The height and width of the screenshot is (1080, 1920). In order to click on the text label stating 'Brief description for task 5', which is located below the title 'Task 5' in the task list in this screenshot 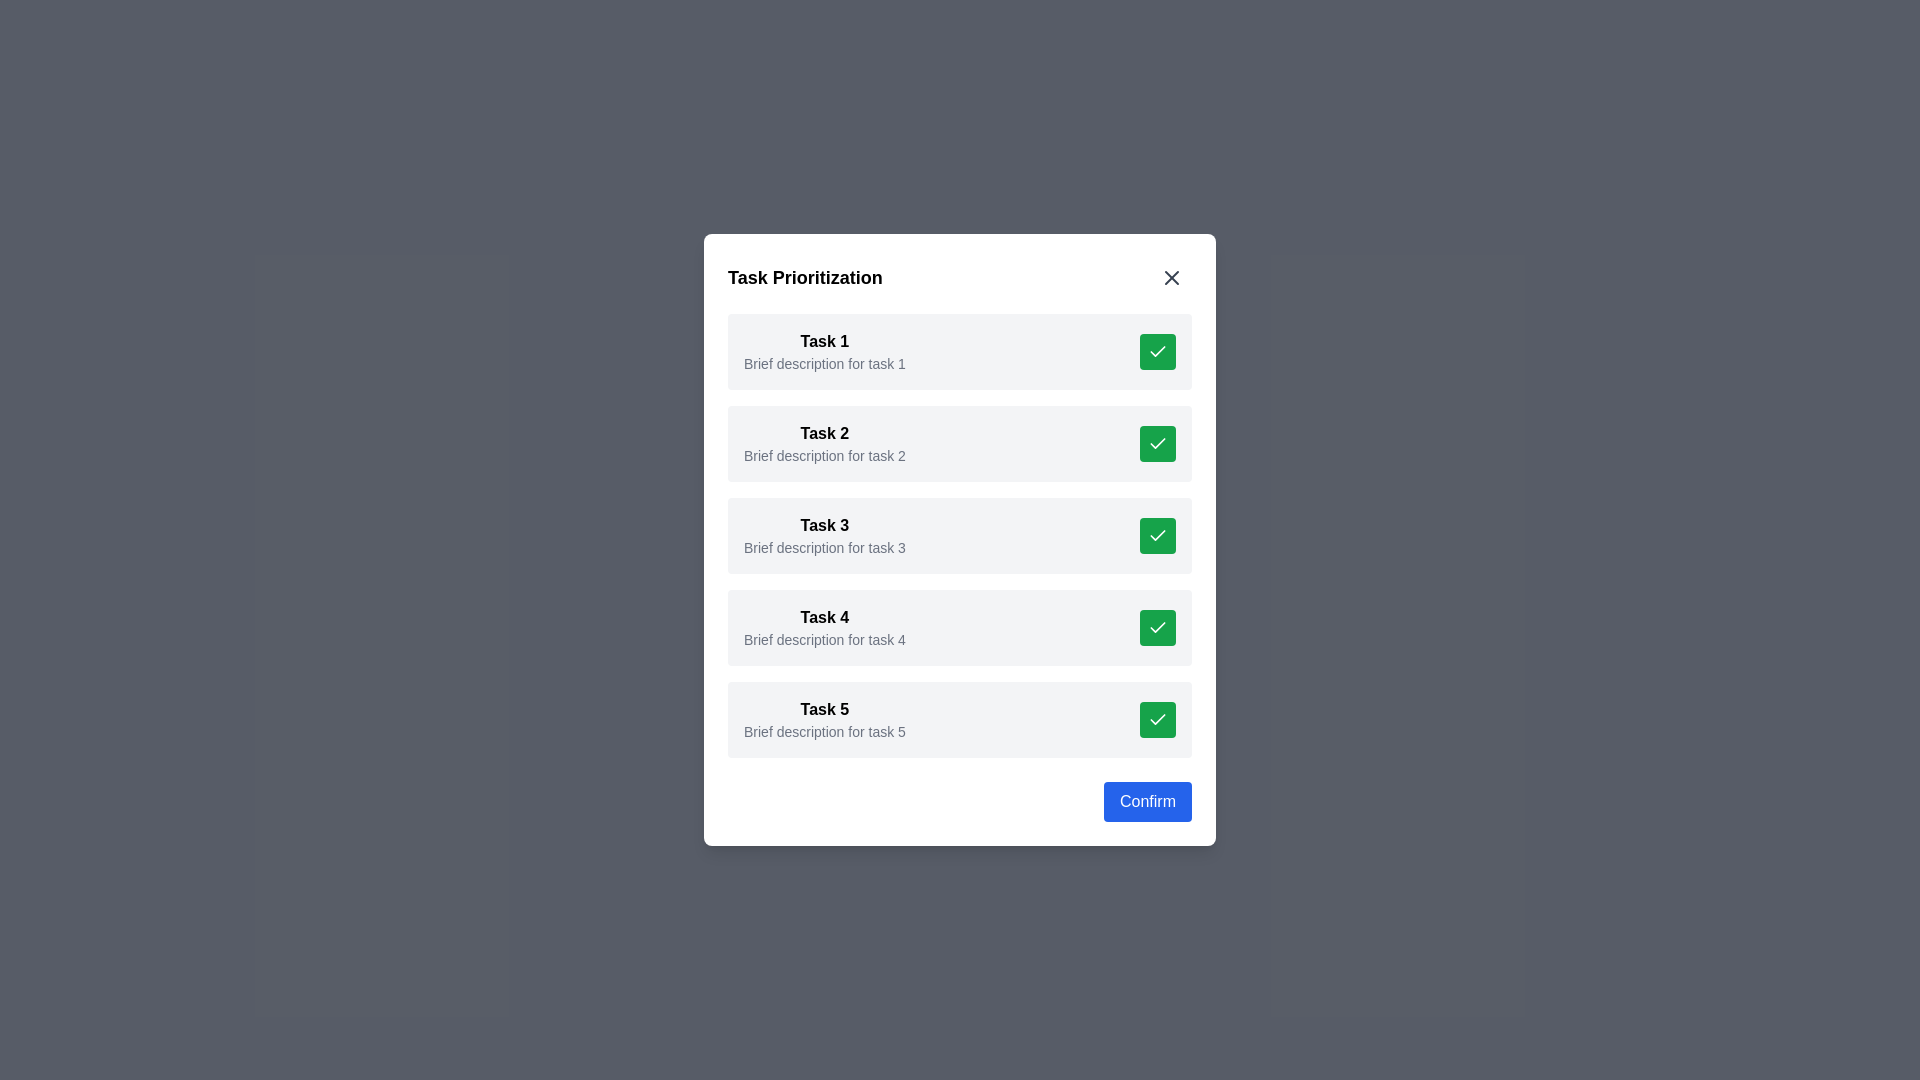, I will do `click(825, 732)`.